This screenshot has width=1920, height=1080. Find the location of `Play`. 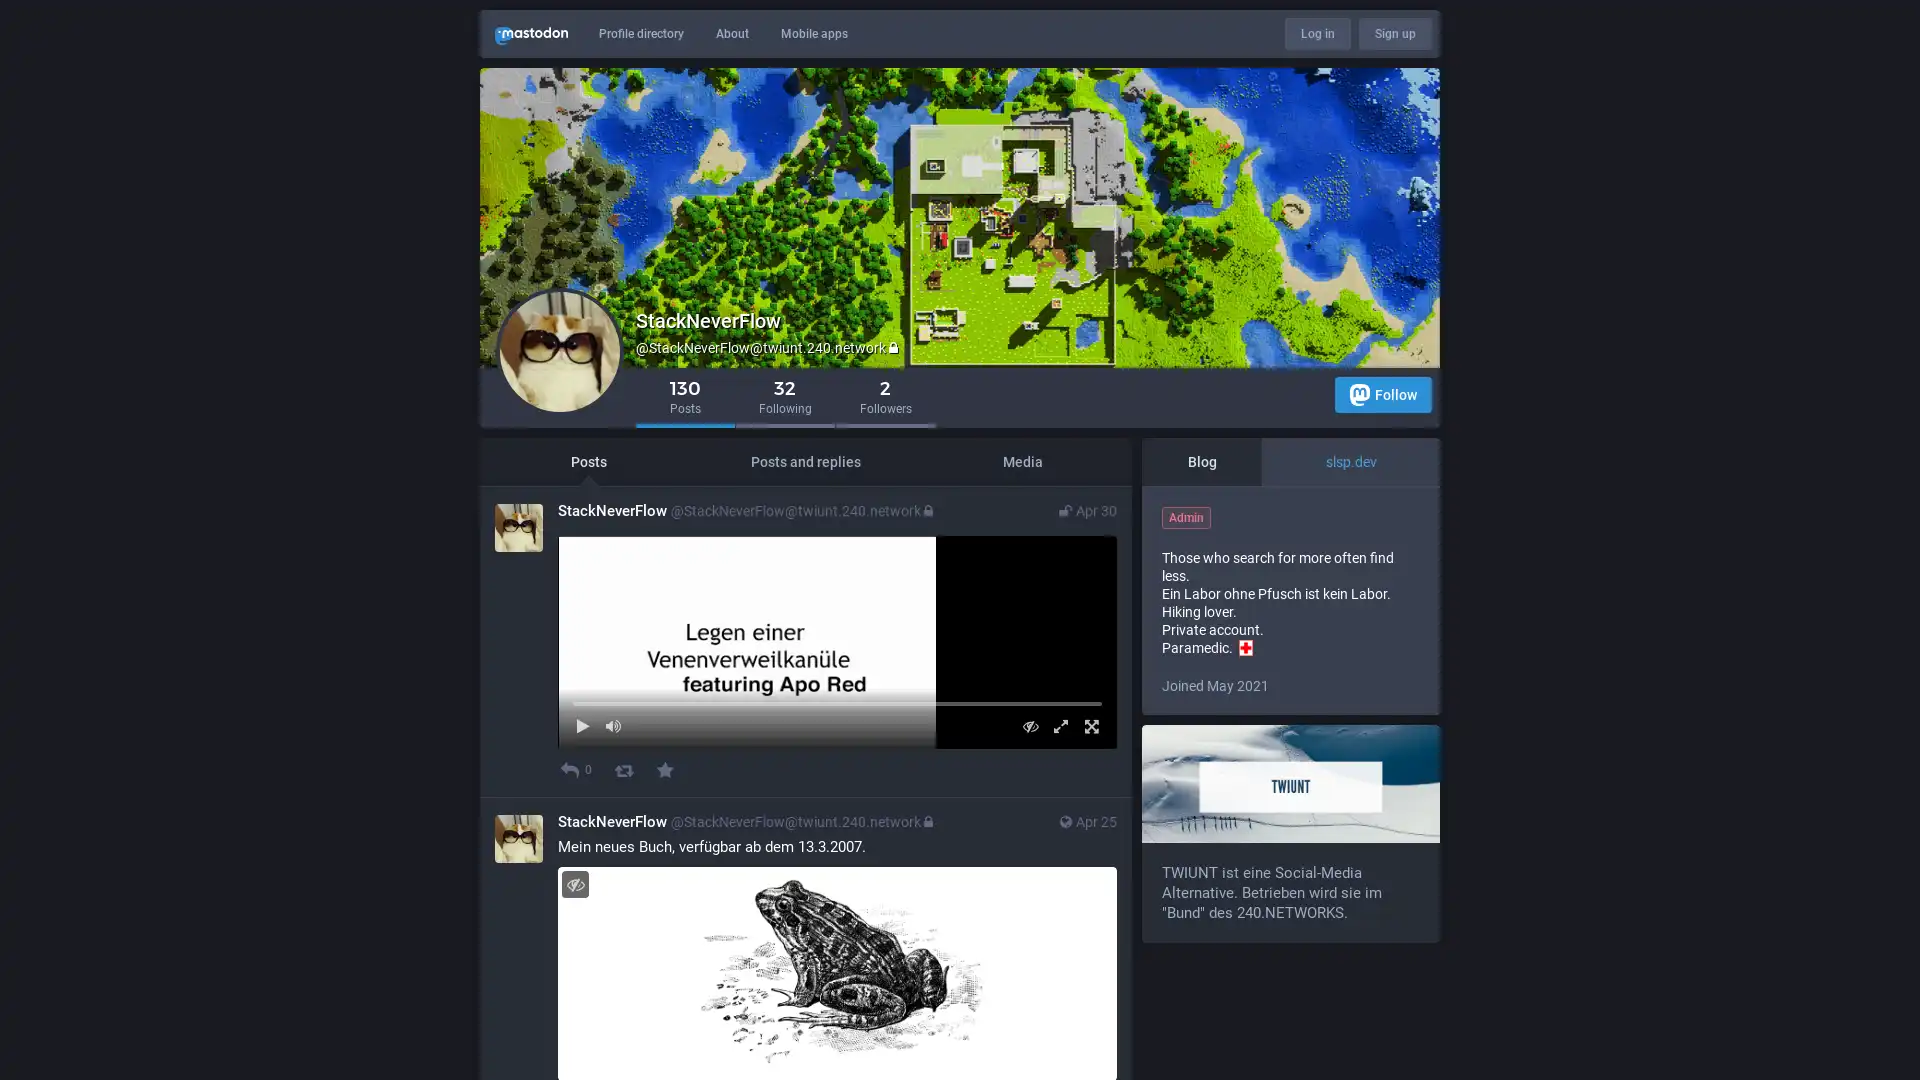

Play is located at coordinates (581, 827).